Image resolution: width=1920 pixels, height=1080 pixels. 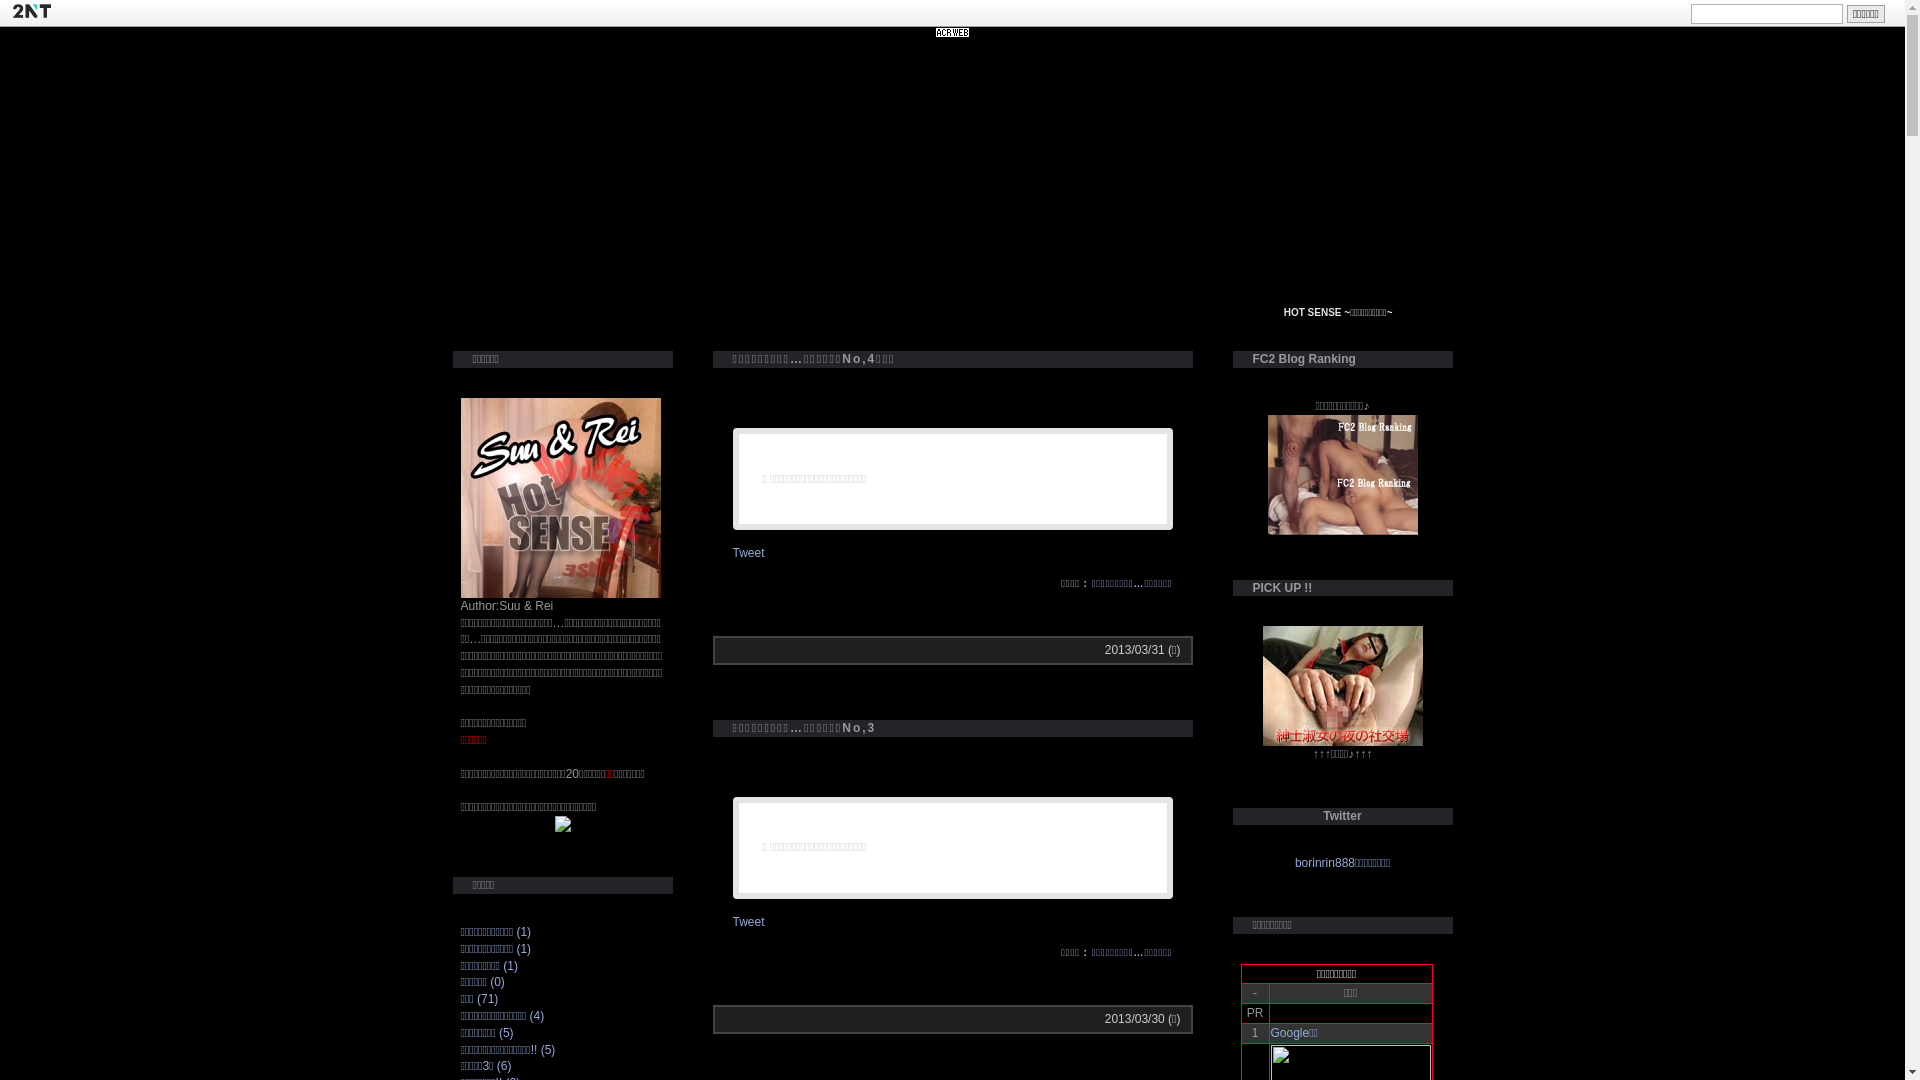 What do you see at coordinates (747, 921) in the screenshot?
I see `'Tweet'` at bounding box center [747, 921].